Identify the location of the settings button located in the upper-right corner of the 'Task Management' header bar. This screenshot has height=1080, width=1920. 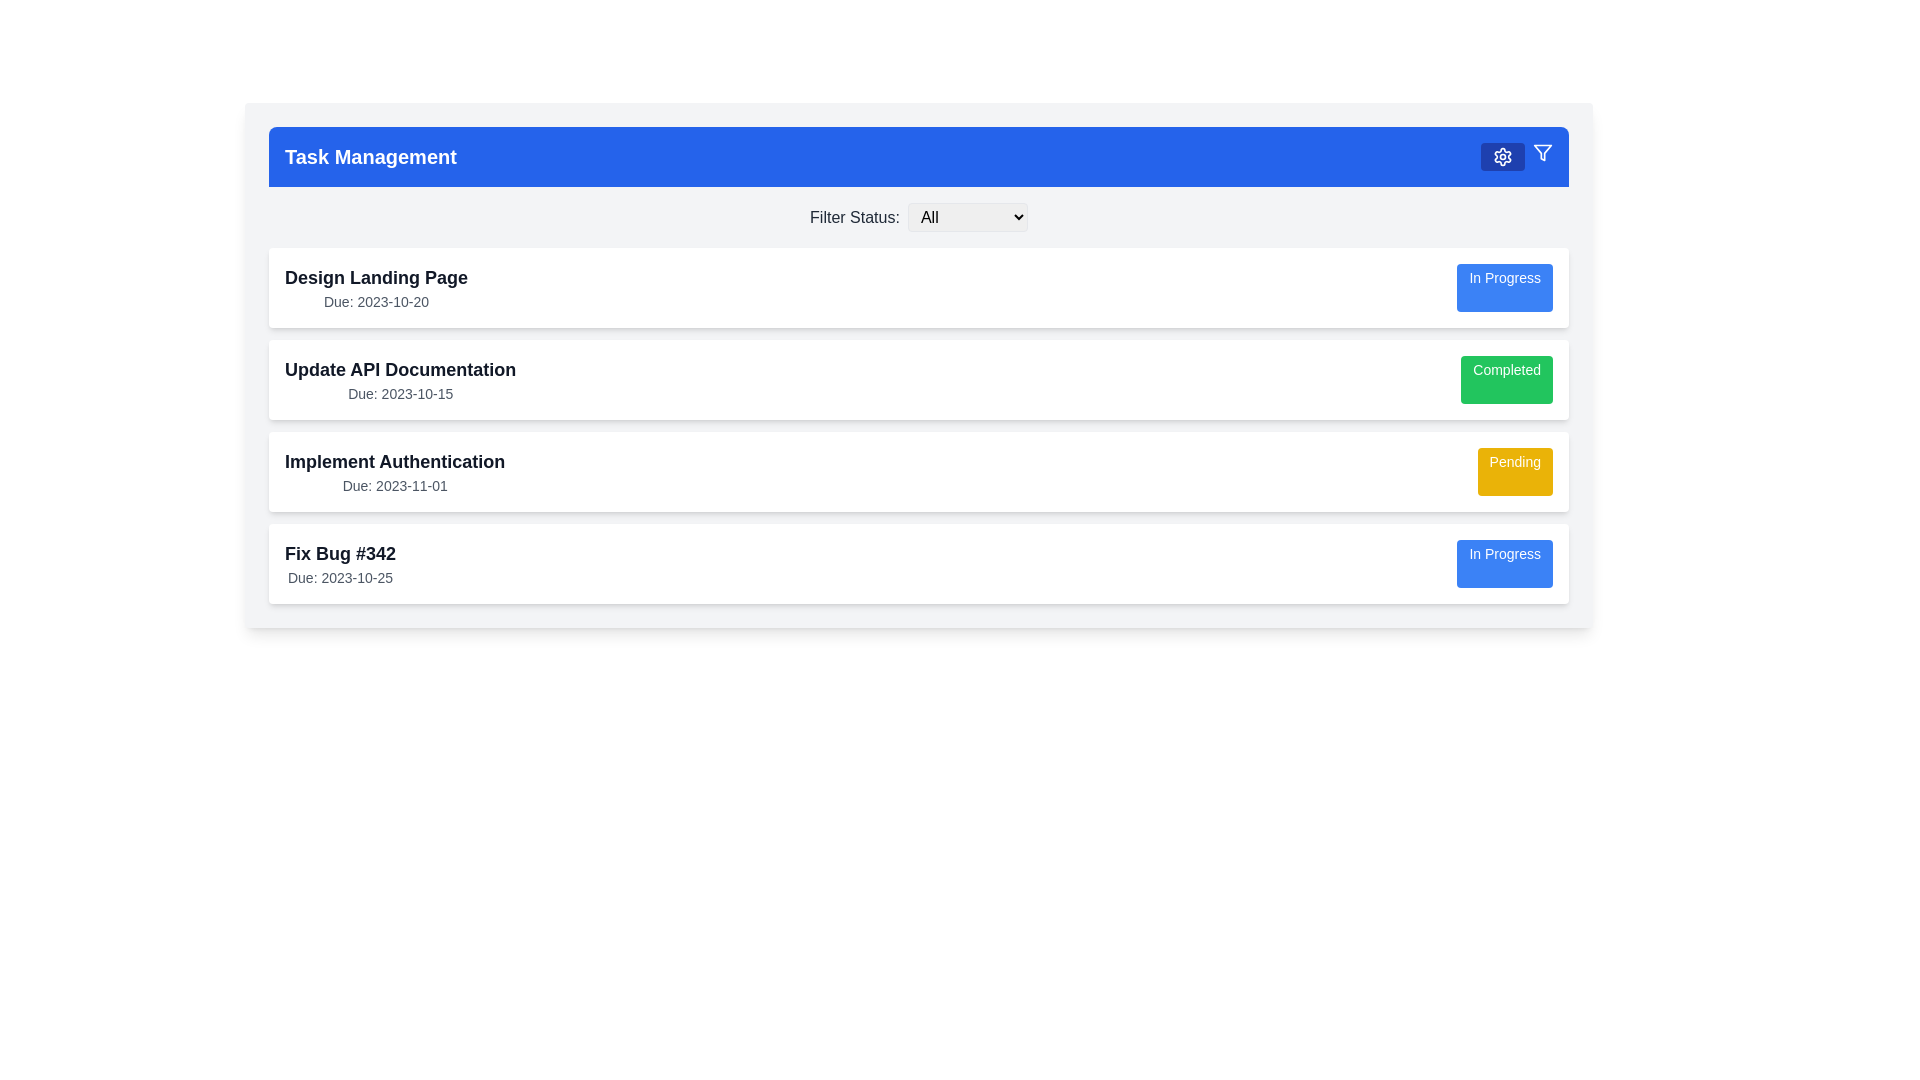
(1516, 156).